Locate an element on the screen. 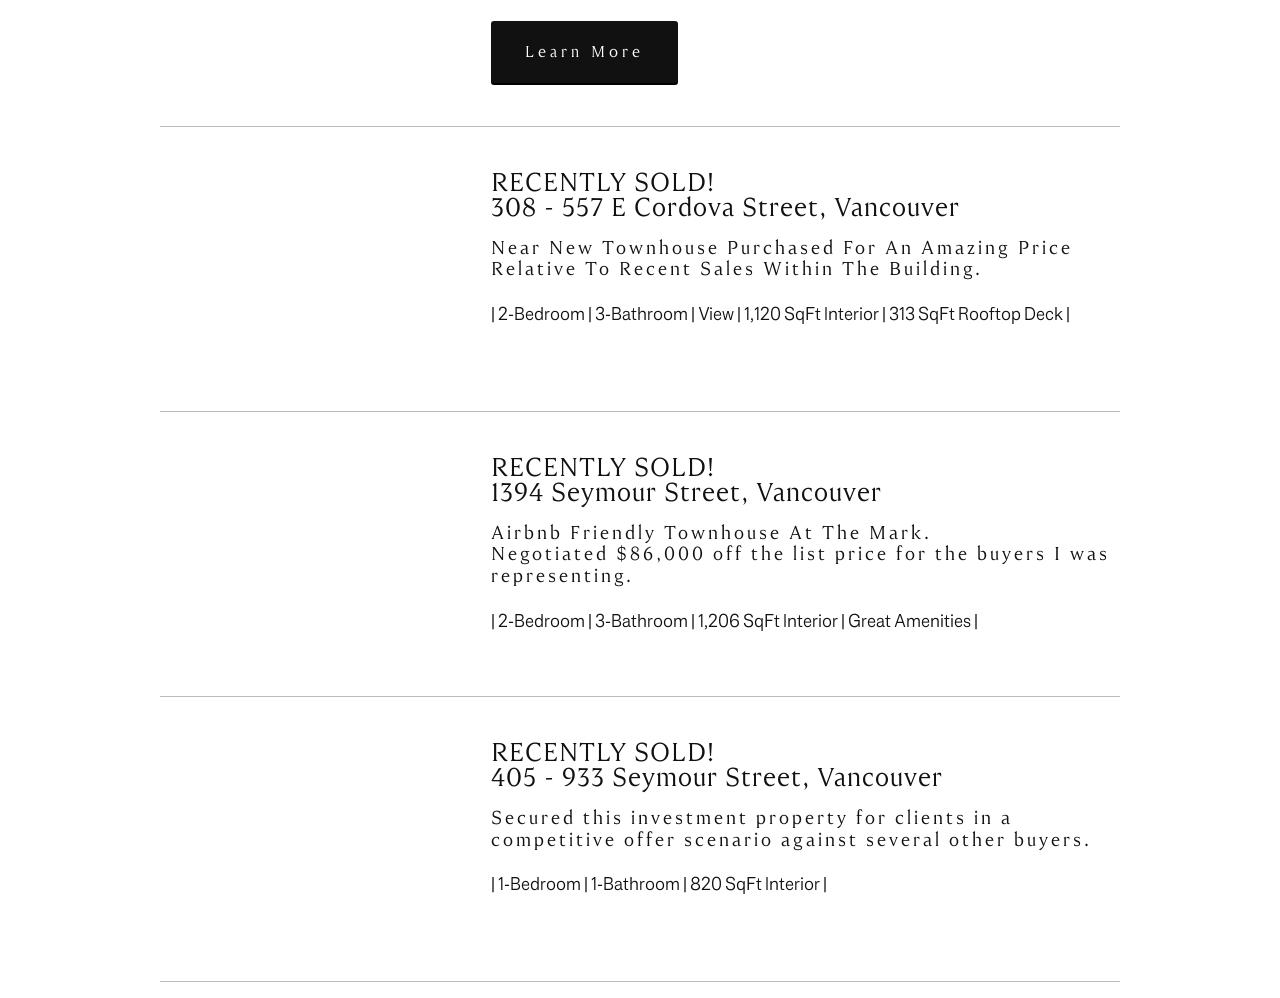 This screenshot has width=1280, height=998. '1394 Seymour Street, Vancouver' is located at coordinates (686, 490).